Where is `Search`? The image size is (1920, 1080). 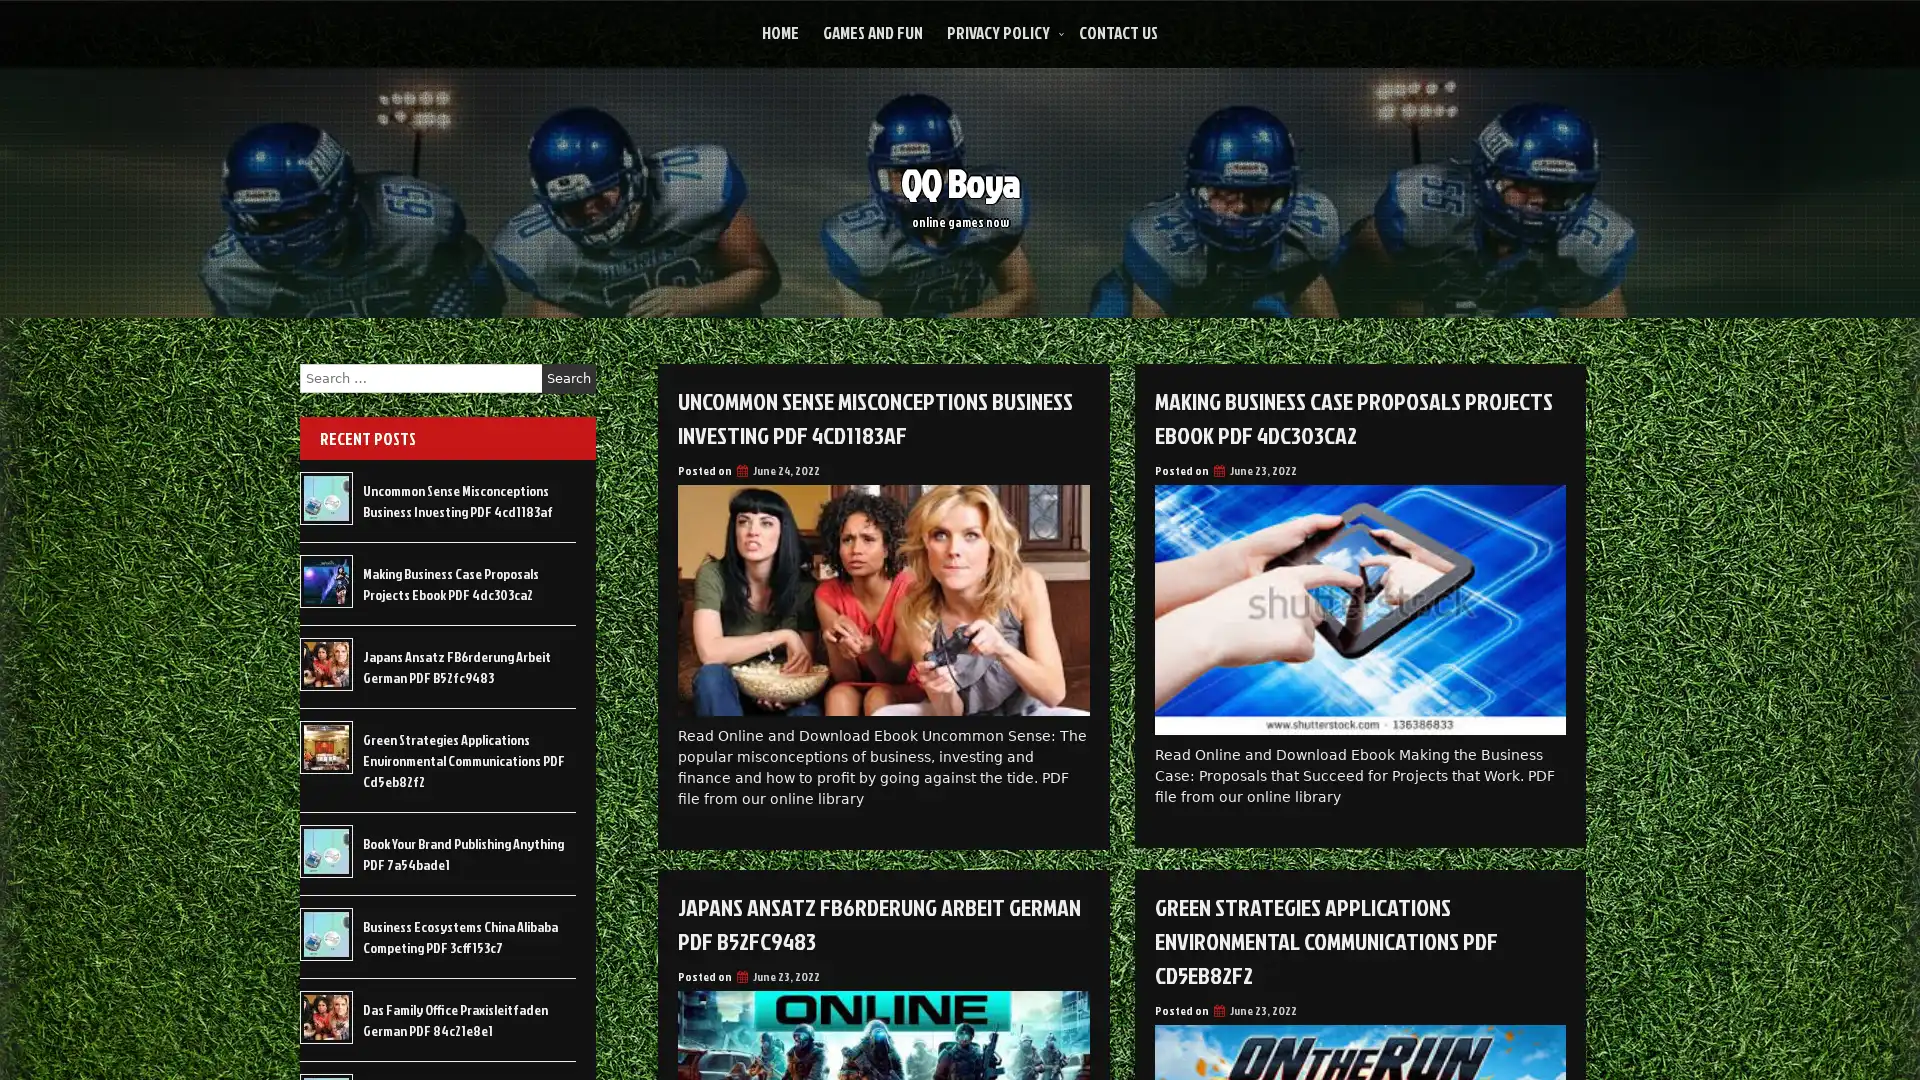
Search is located at coordinates (568, 378).